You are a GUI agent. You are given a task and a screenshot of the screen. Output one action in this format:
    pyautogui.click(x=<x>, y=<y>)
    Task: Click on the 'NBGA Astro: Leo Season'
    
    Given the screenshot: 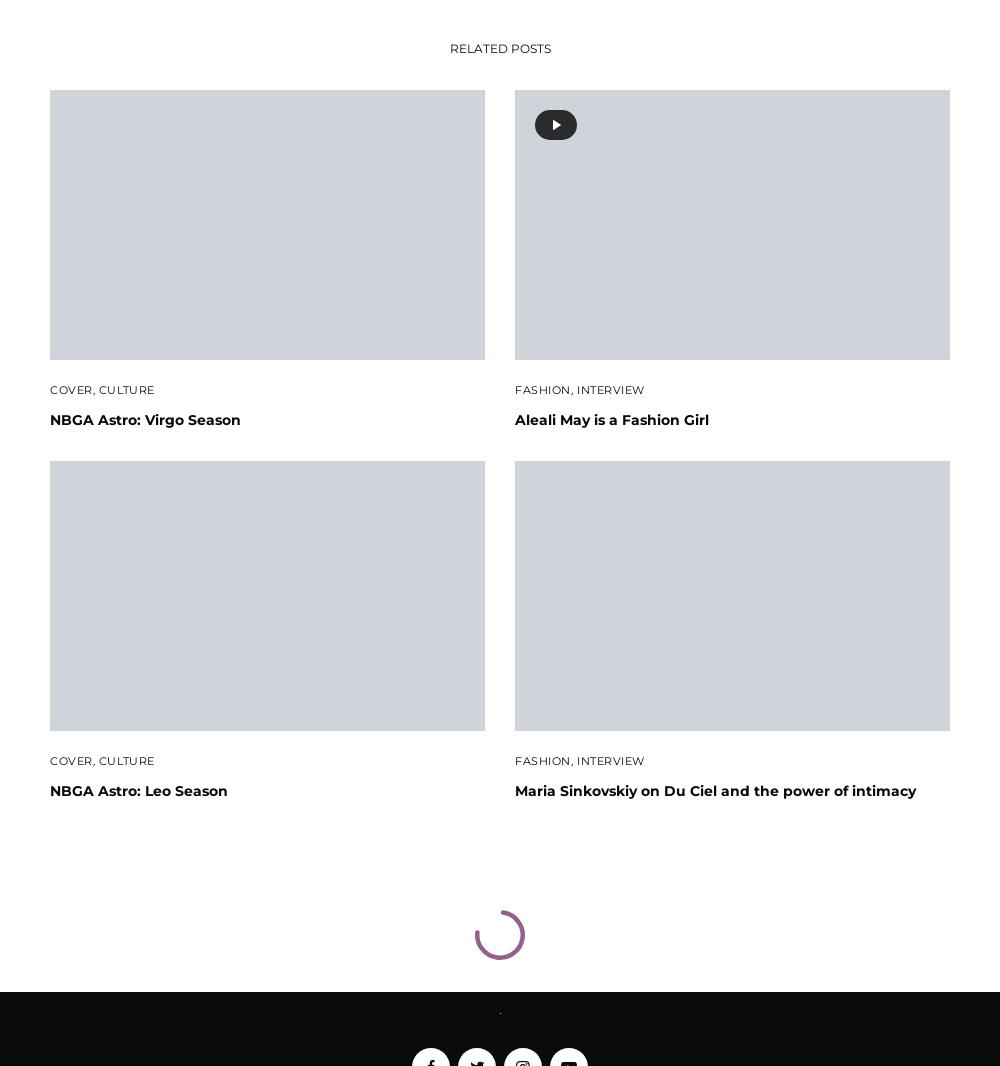 What is the action you would take?
    pyautogui.click(x=139, y=789)
    